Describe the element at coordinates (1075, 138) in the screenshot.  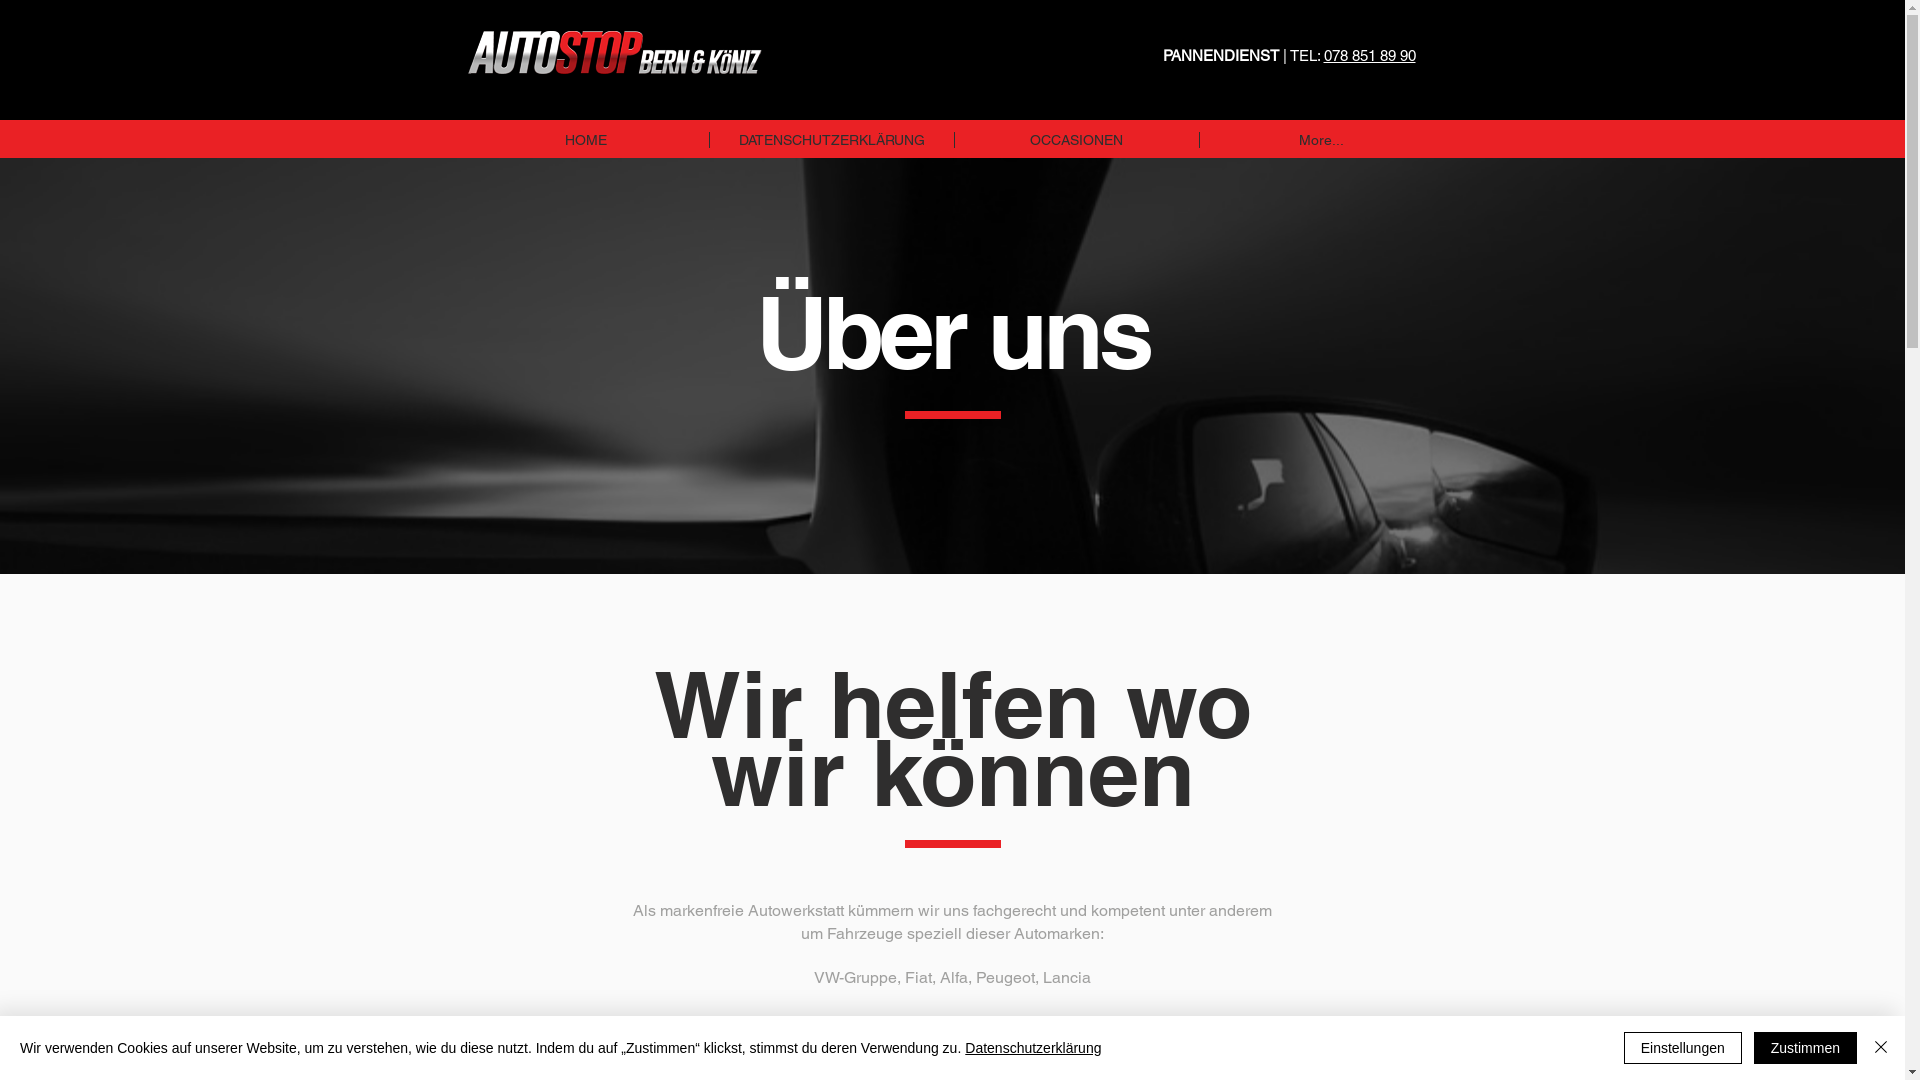
I see `'OCCASIONEN'` at that location.